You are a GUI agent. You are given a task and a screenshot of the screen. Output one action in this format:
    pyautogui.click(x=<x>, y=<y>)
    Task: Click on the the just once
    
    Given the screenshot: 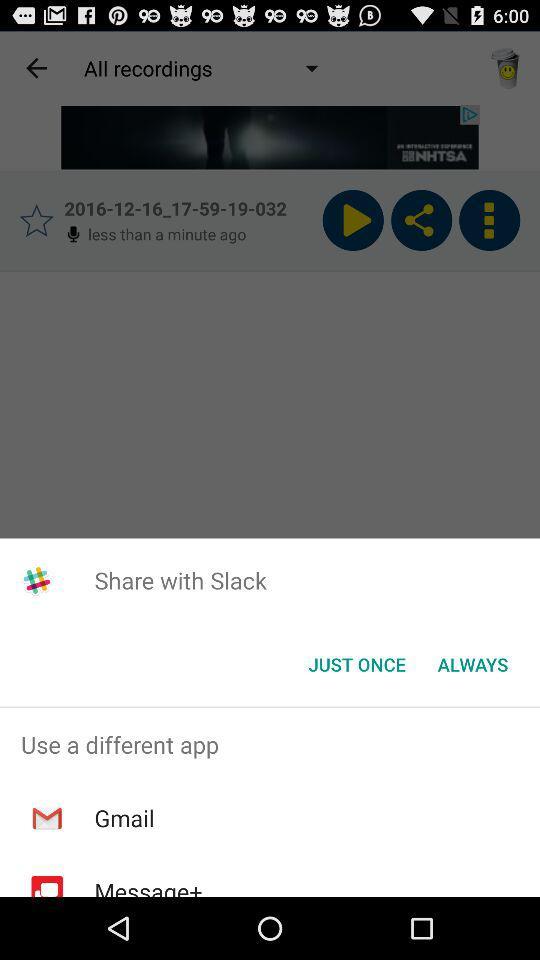 What is the action you would take?
    pyautogui.click(x=356, y=664)
    